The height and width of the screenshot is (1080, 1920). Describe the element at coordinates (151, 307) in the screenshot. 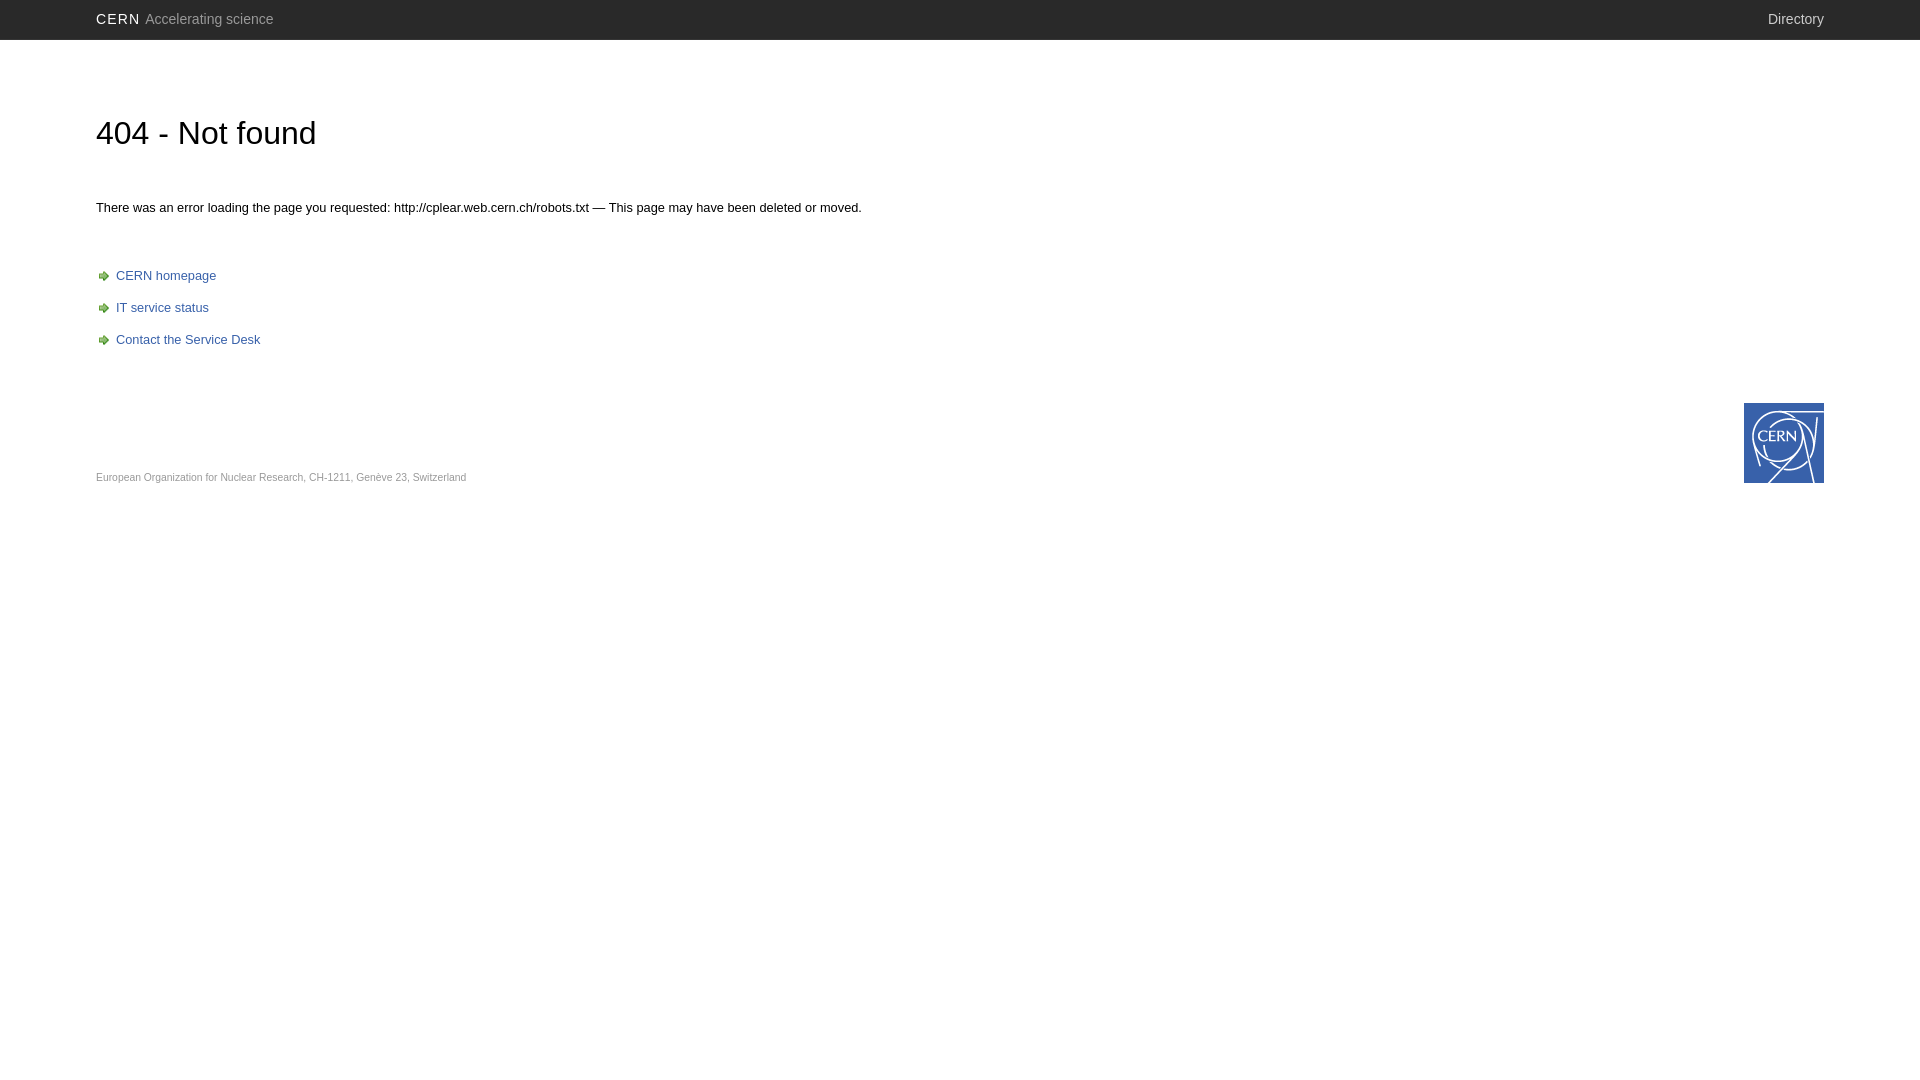

I see `'IT service status'` at that location.